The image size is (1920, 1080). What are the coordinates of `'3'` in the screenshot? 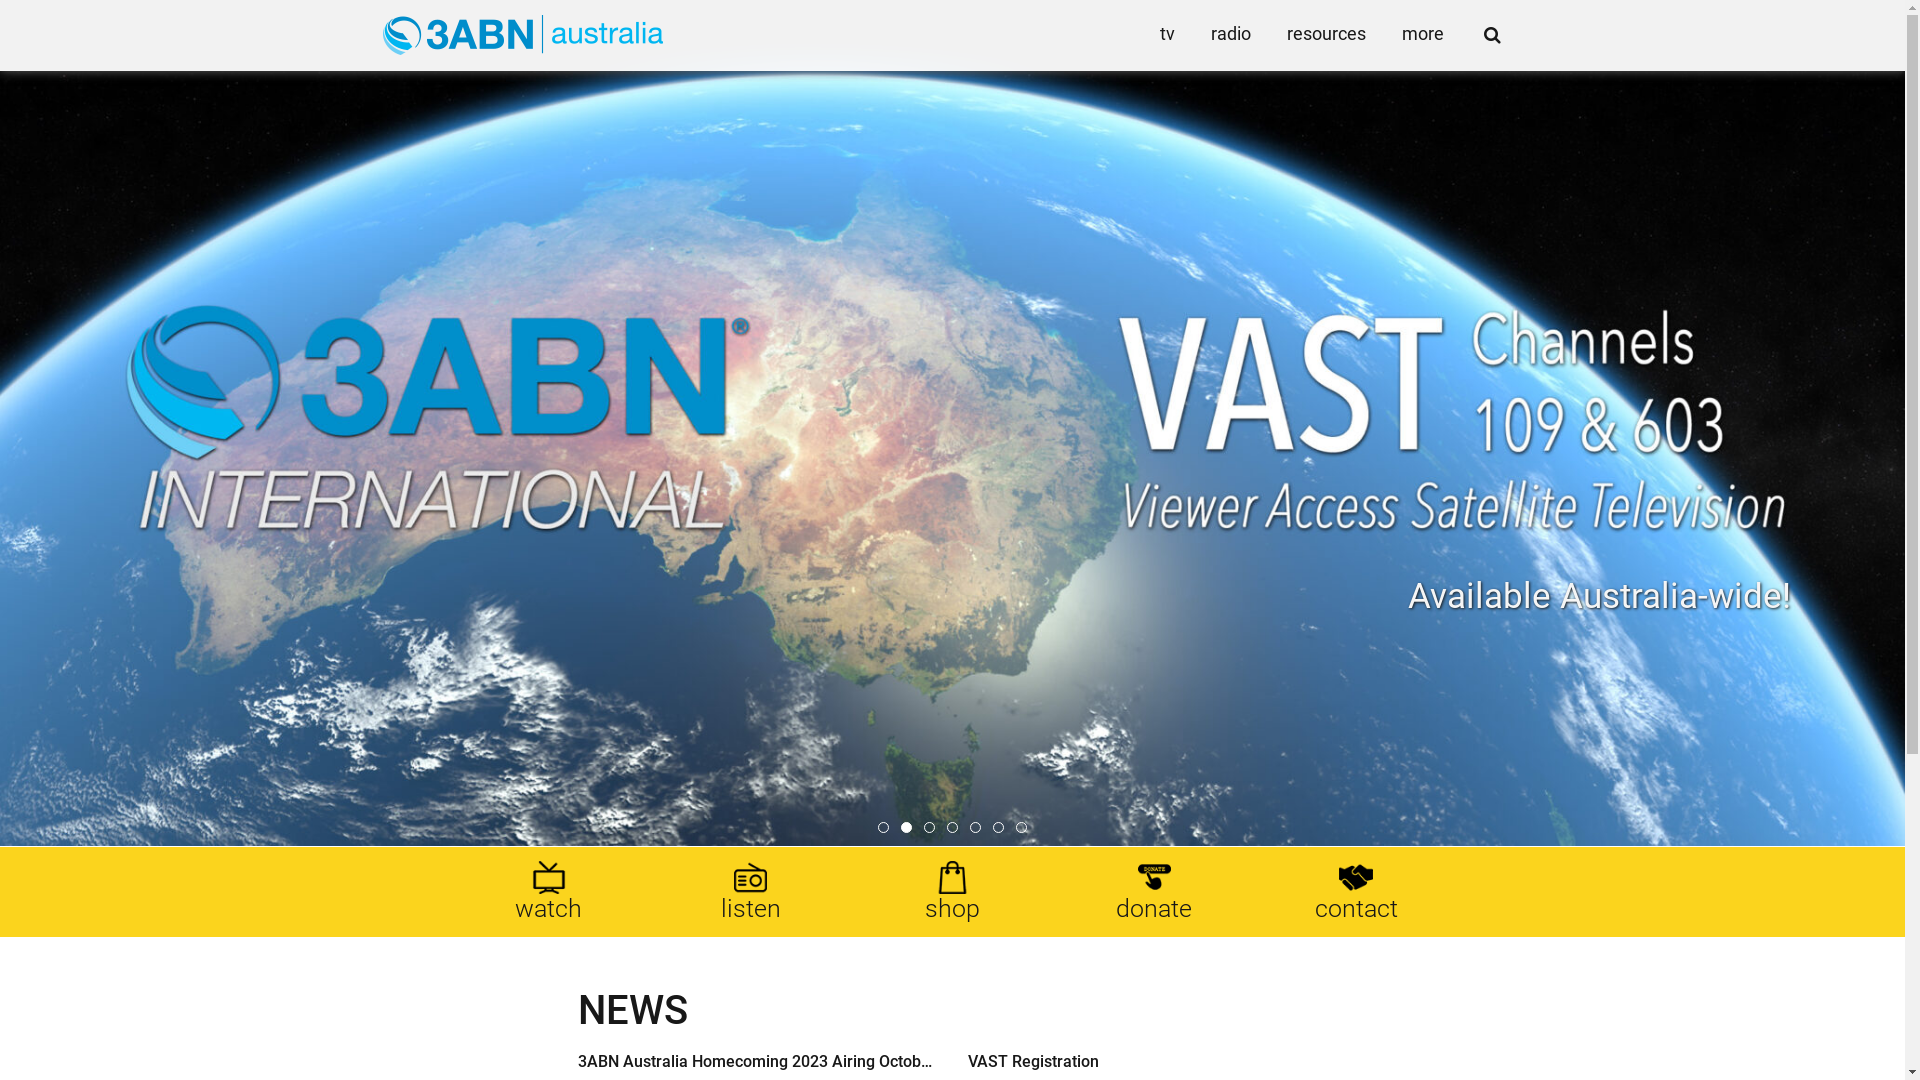 It's located at (928, 827).